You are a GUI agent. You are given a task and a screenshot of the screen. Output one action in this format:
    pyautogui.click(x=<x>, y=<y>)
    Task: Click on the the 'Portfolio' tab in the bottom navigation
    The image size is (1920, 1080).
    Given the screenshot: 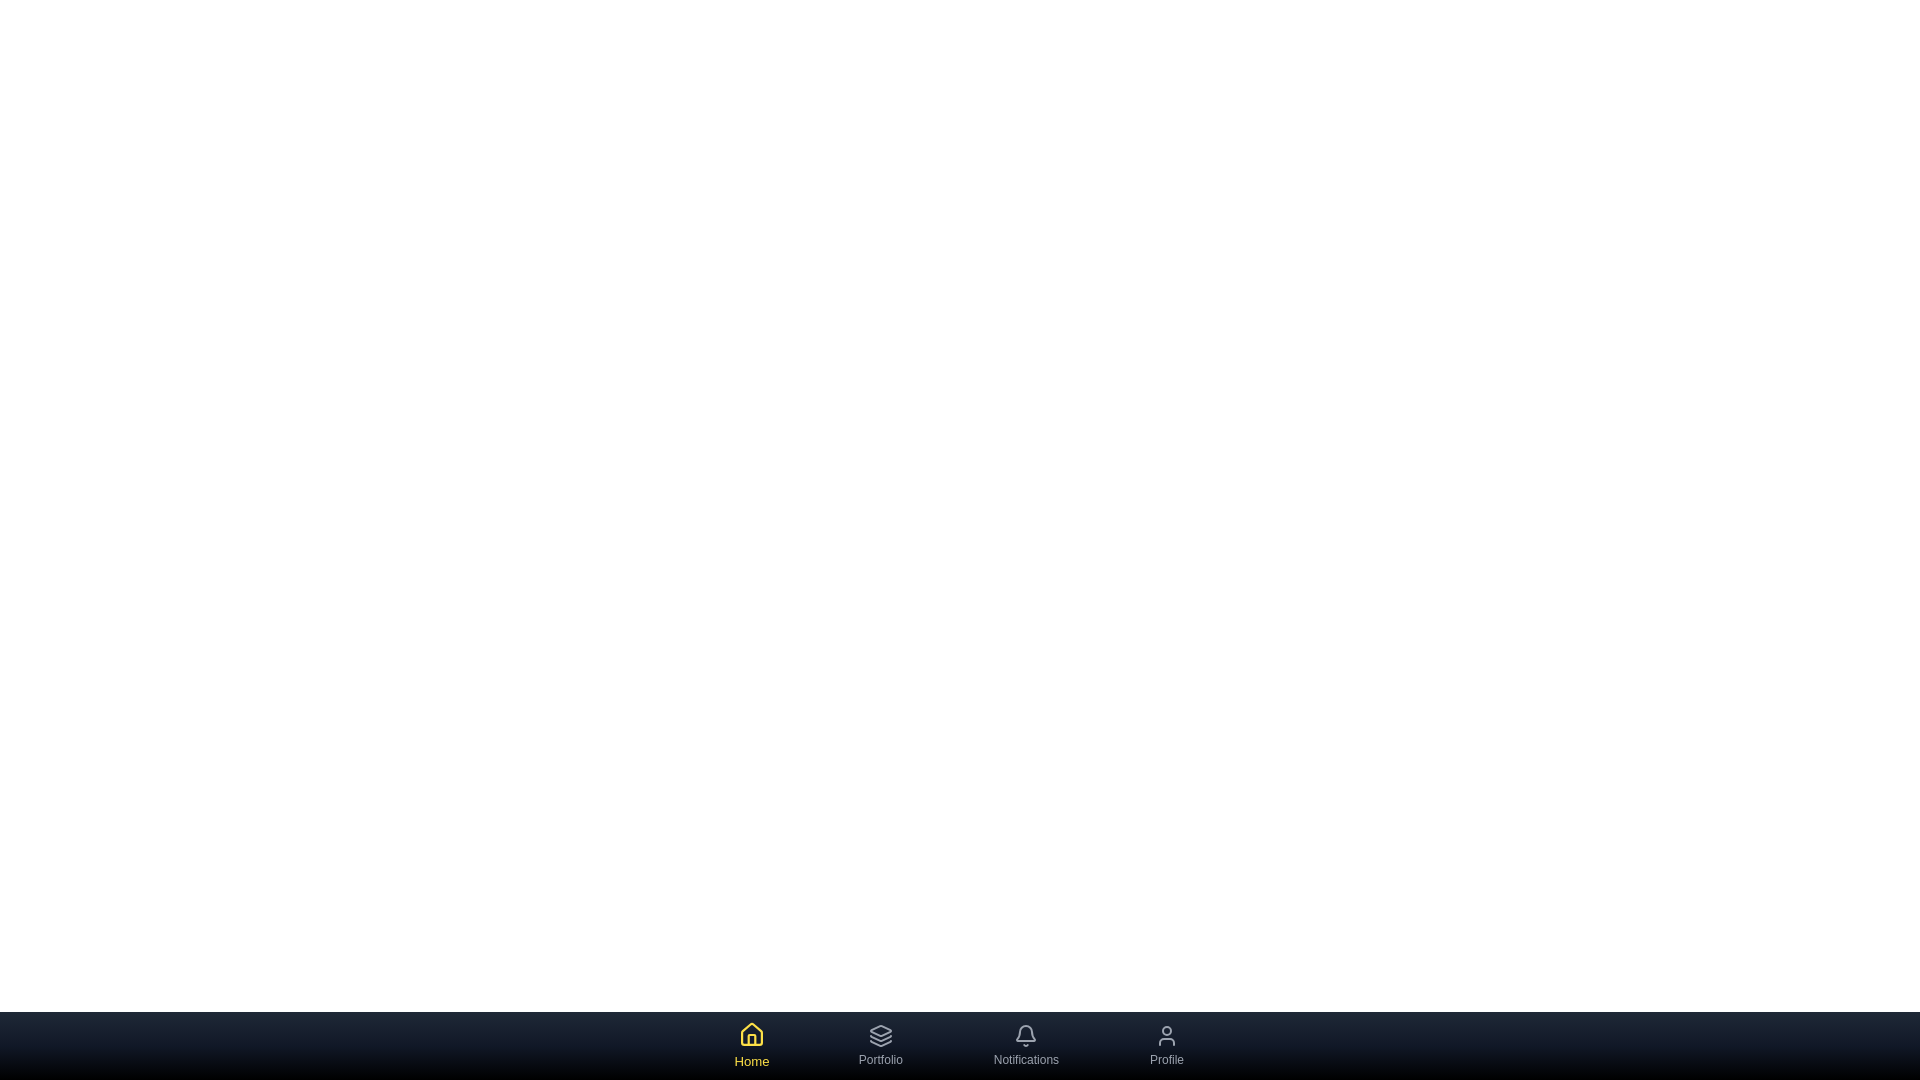 What is the action you would take?
    pyautogui.click(x=880, y=1044)
    